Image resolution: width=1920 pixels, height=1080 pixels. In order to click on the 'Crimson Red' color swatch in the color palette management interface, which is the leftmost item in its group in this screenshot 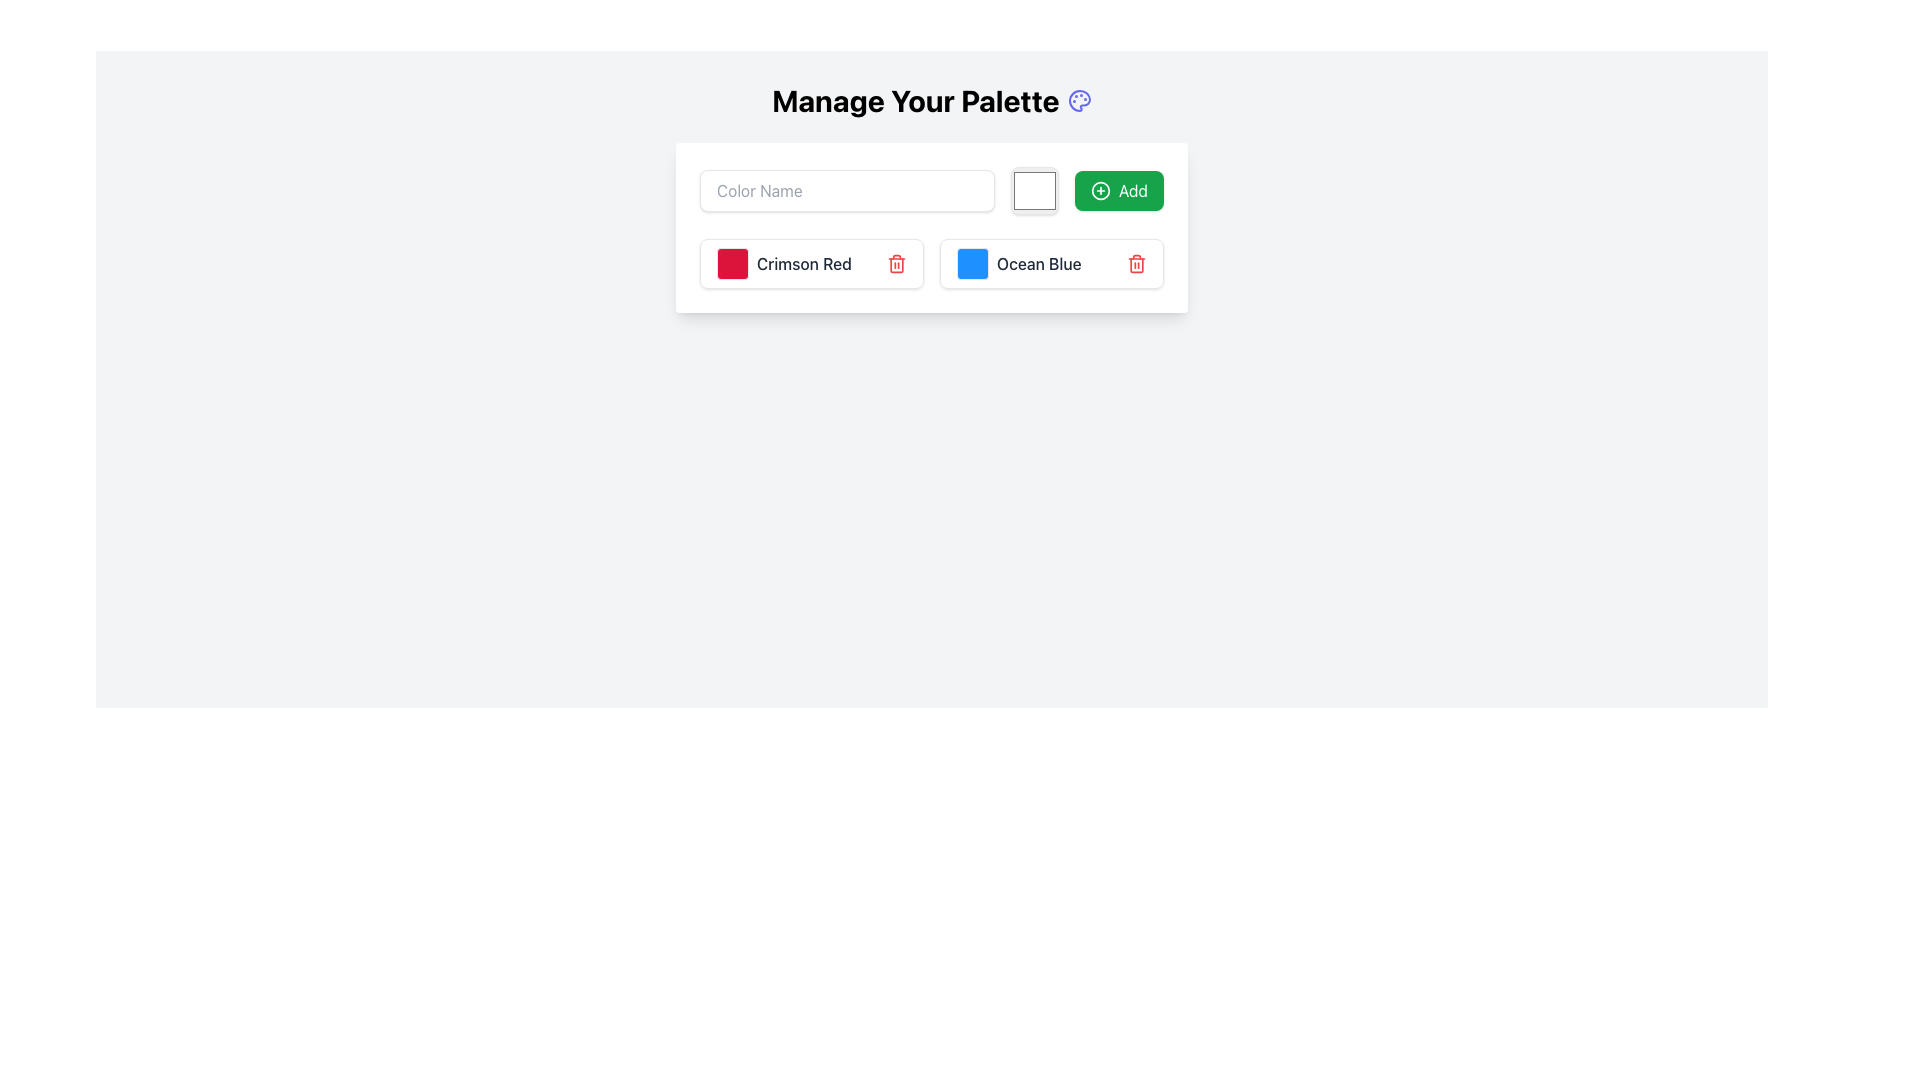, I will do `click(783, 262)`.